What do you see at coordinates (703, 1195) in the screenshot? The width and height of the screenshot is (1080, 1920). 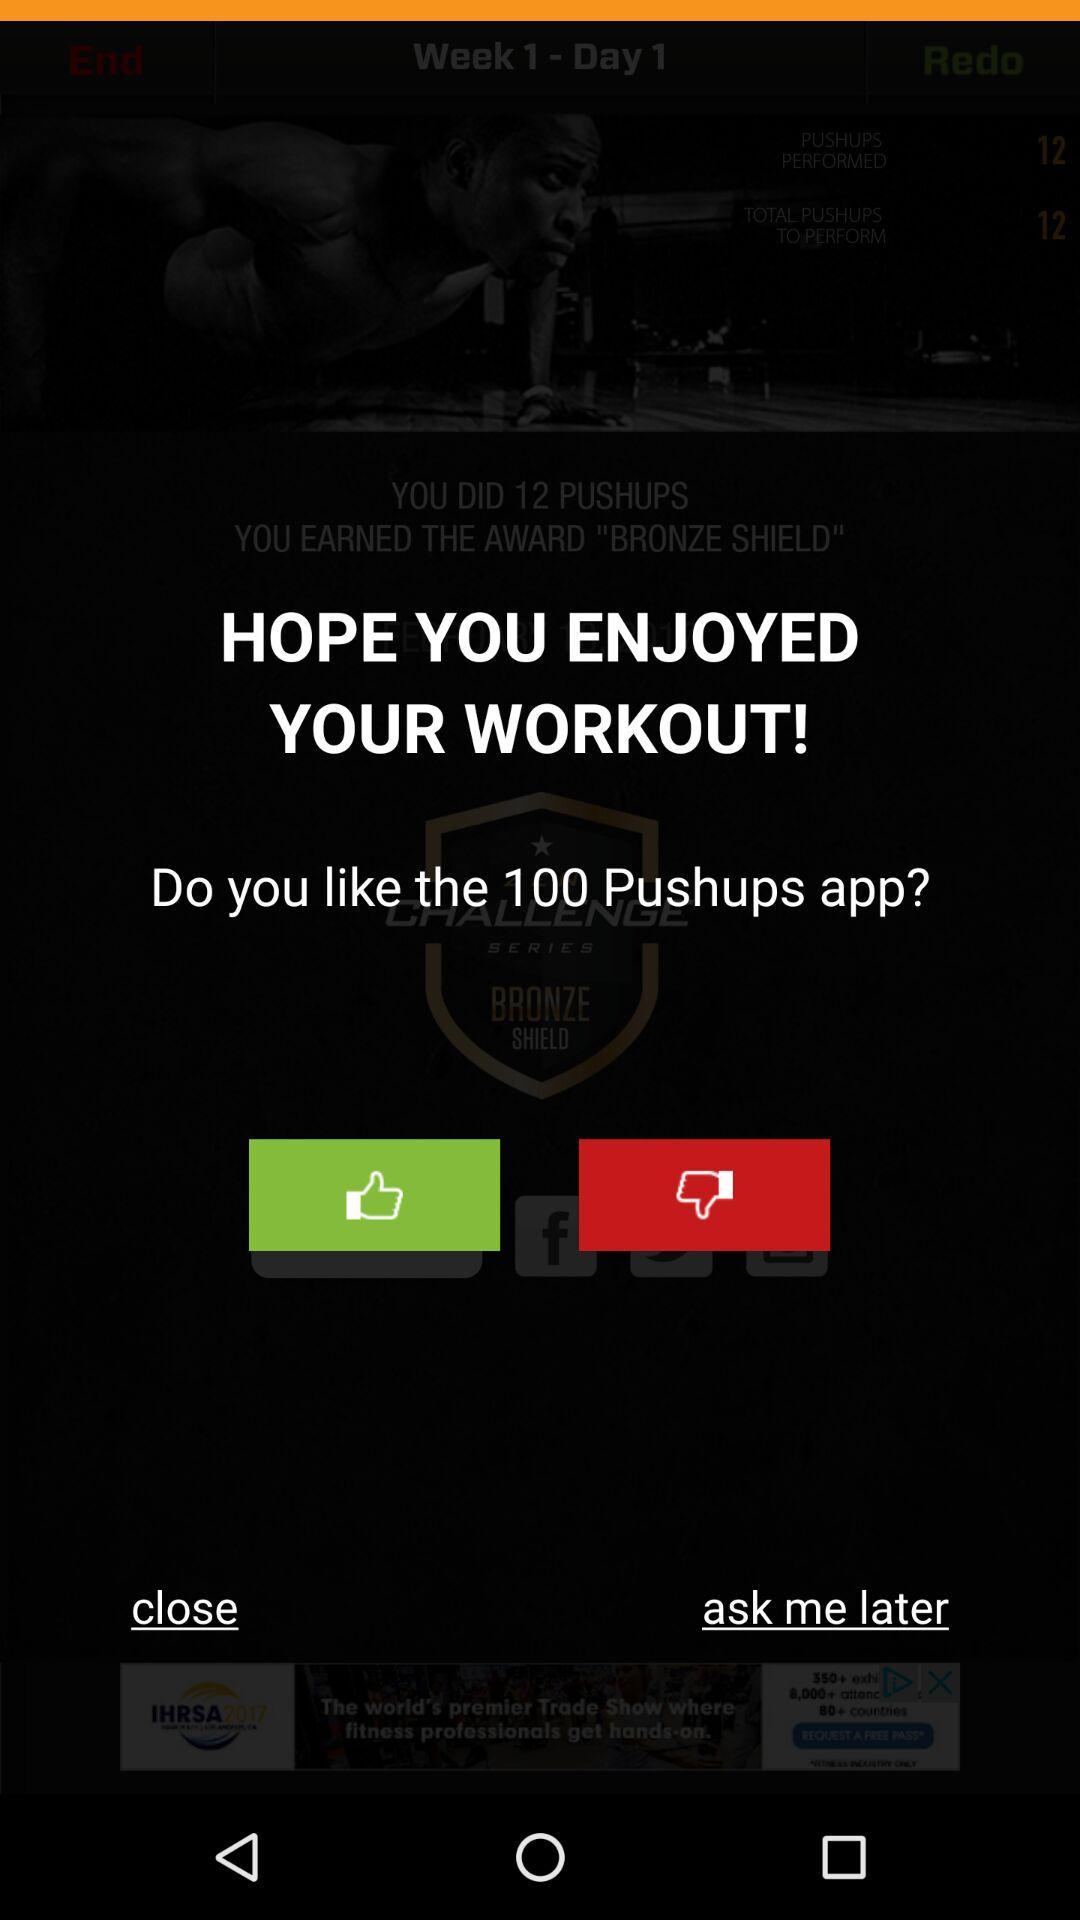 I see `dislike` at bounding box center [703, 1195].